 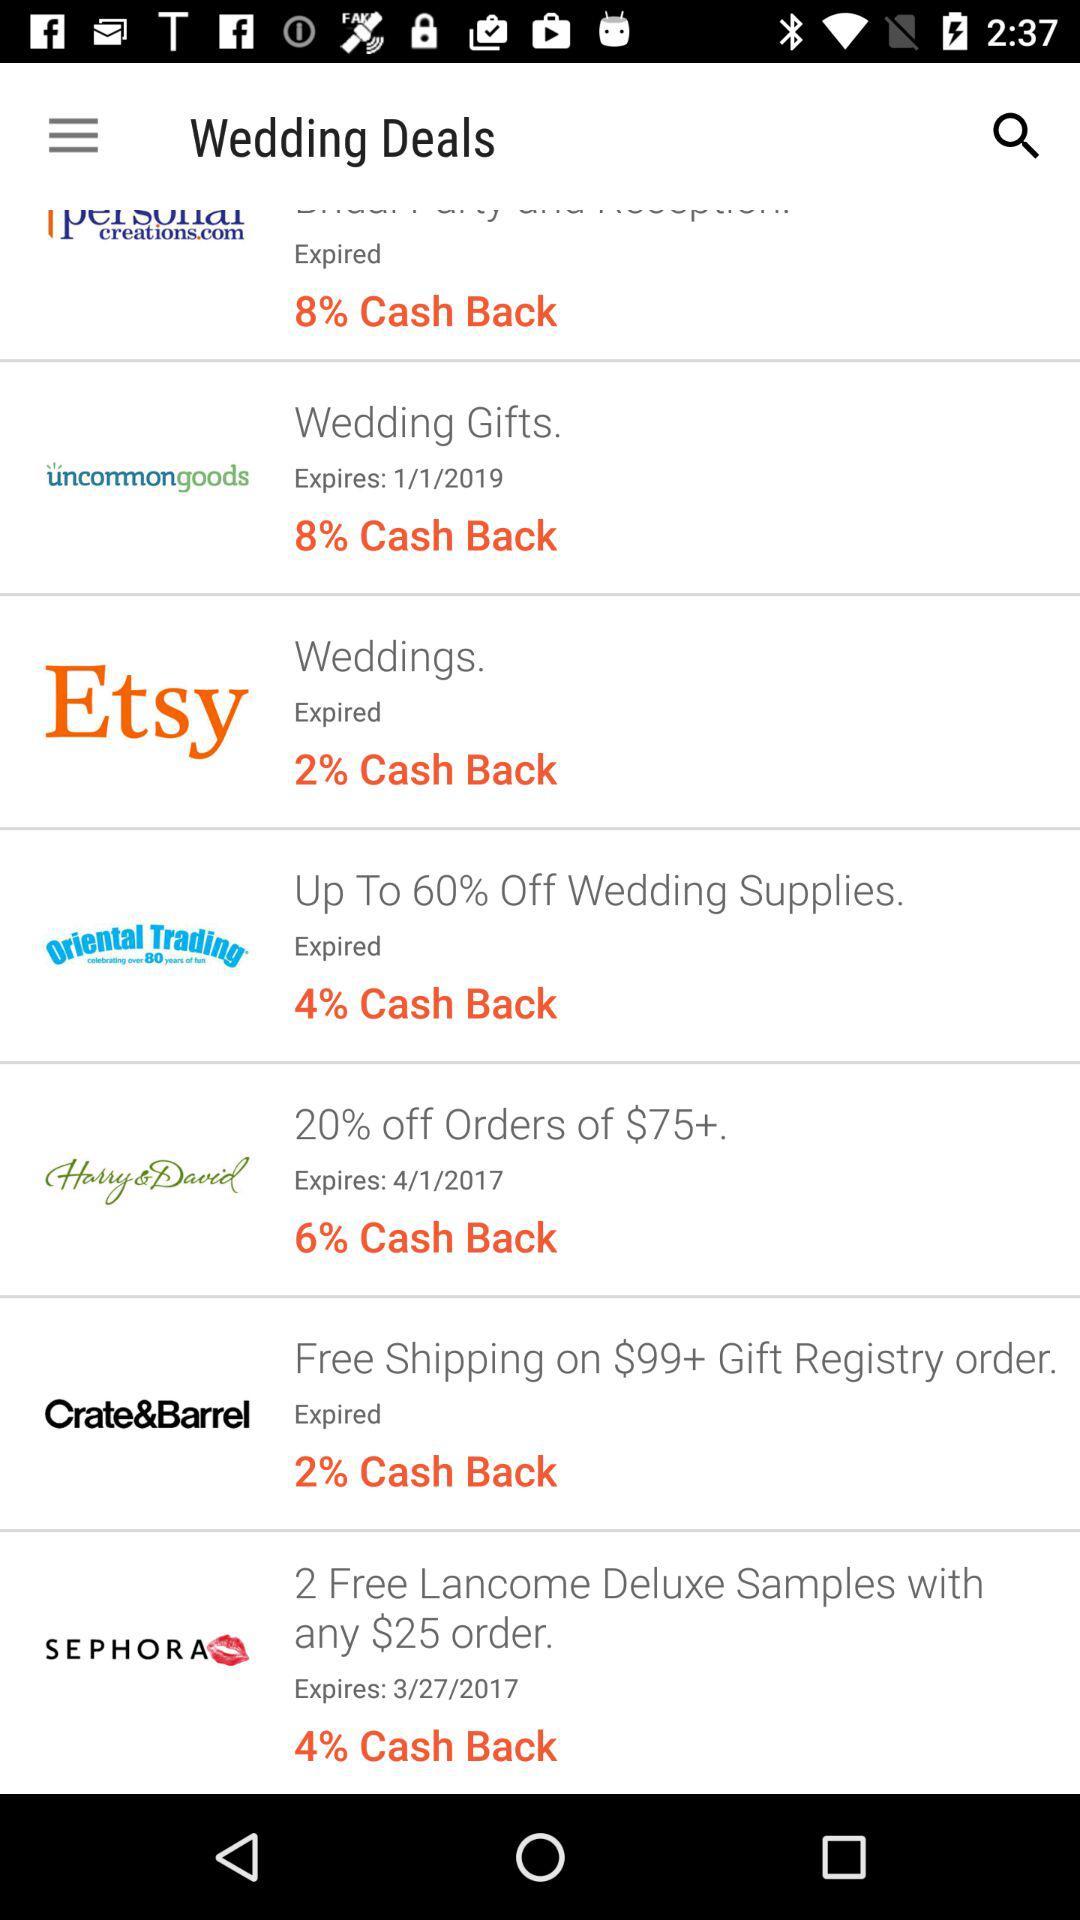 What do you see at coordinates (1017, 136) in the screenshot?
I see `top right corner` at bounding box center [1017, 136].